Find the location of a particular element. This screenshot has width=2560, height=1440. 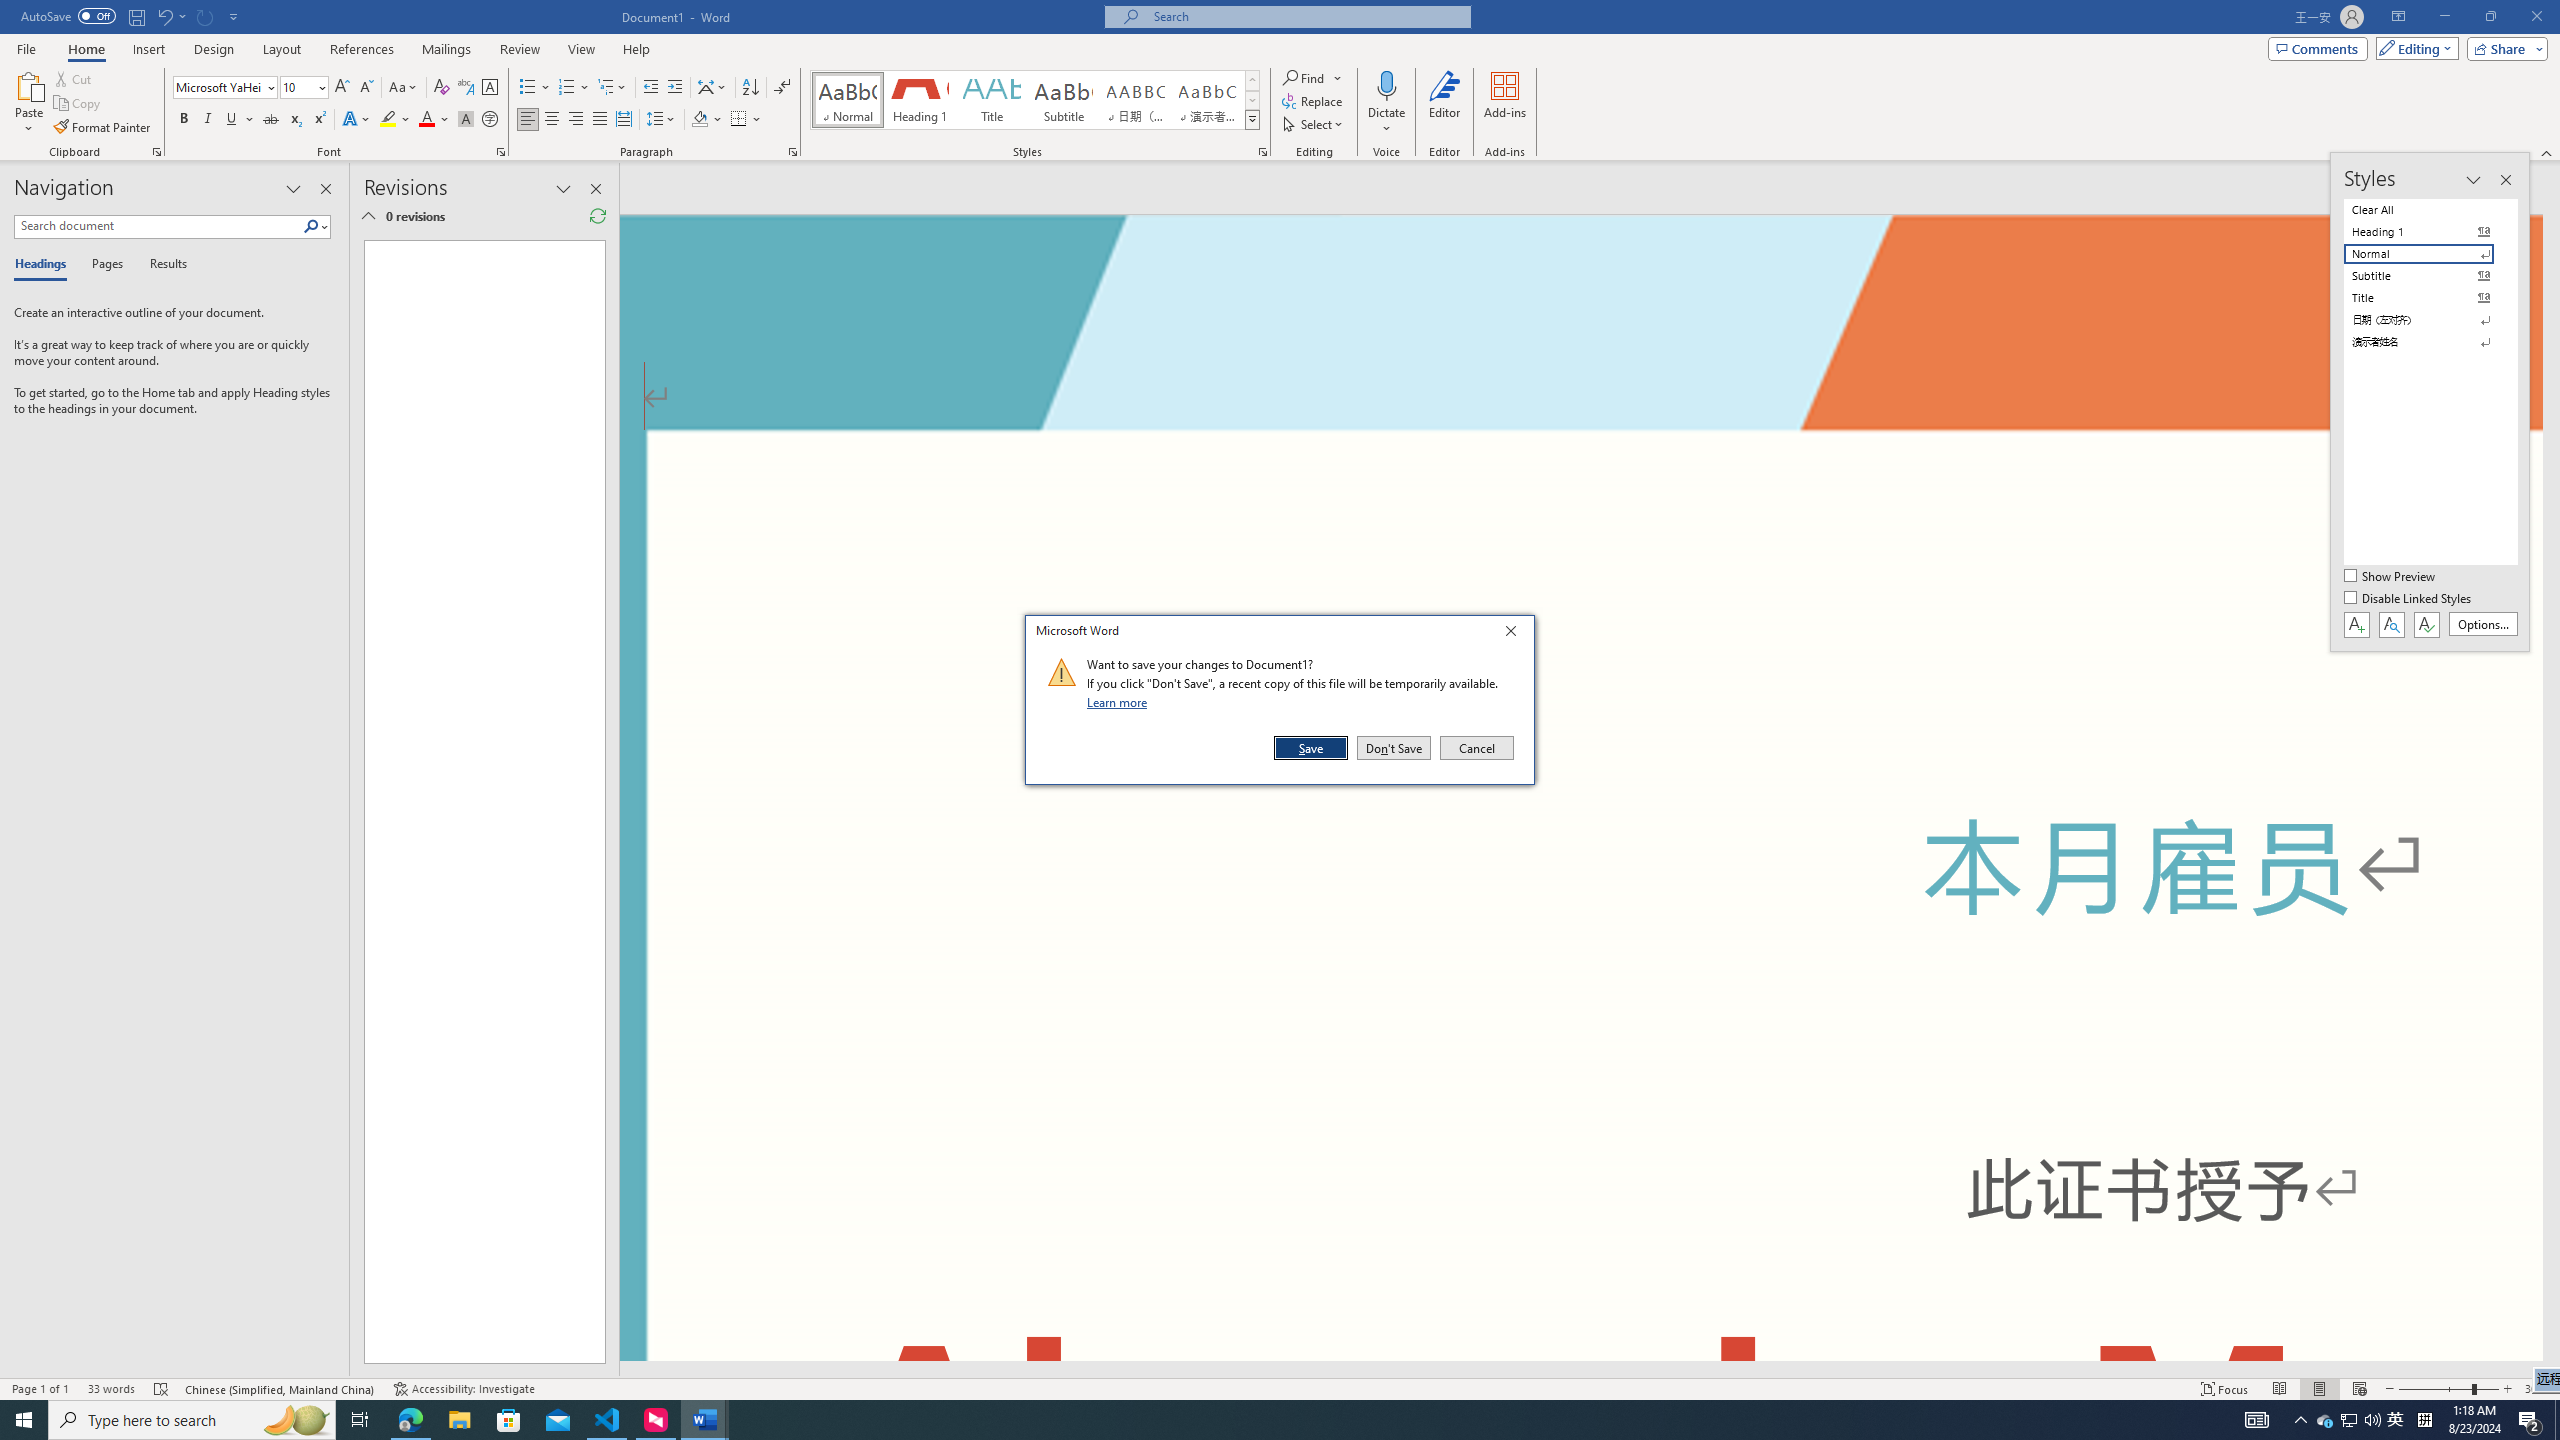

'Strikethrough' is located at coordinates (270, 118).